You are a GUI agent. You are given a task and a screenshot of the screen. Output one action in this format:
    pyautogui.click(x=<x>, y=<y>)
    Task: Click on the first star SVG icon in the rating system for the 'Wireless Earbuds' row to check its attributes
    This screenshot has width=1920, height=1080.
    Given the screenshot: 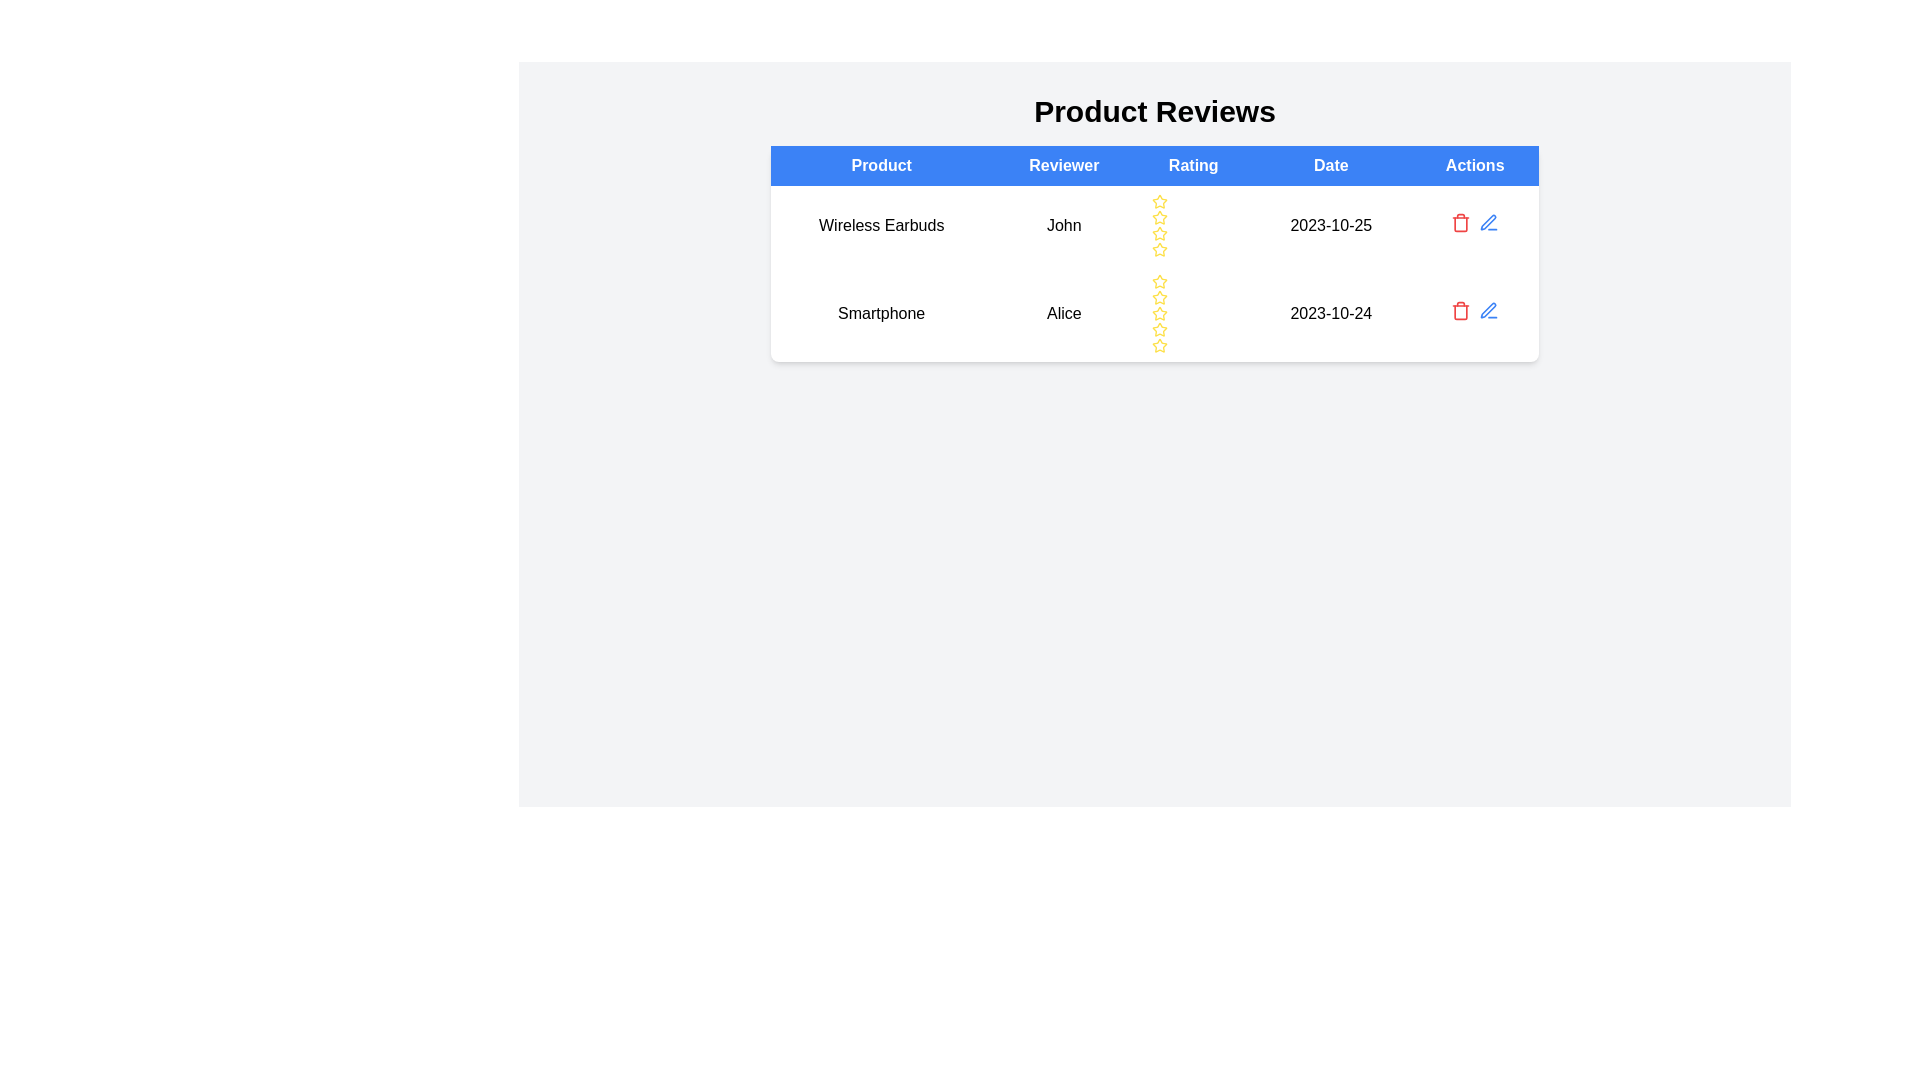 What is the action you would take?
    pyautogui.click(x=1160, y=201)
    